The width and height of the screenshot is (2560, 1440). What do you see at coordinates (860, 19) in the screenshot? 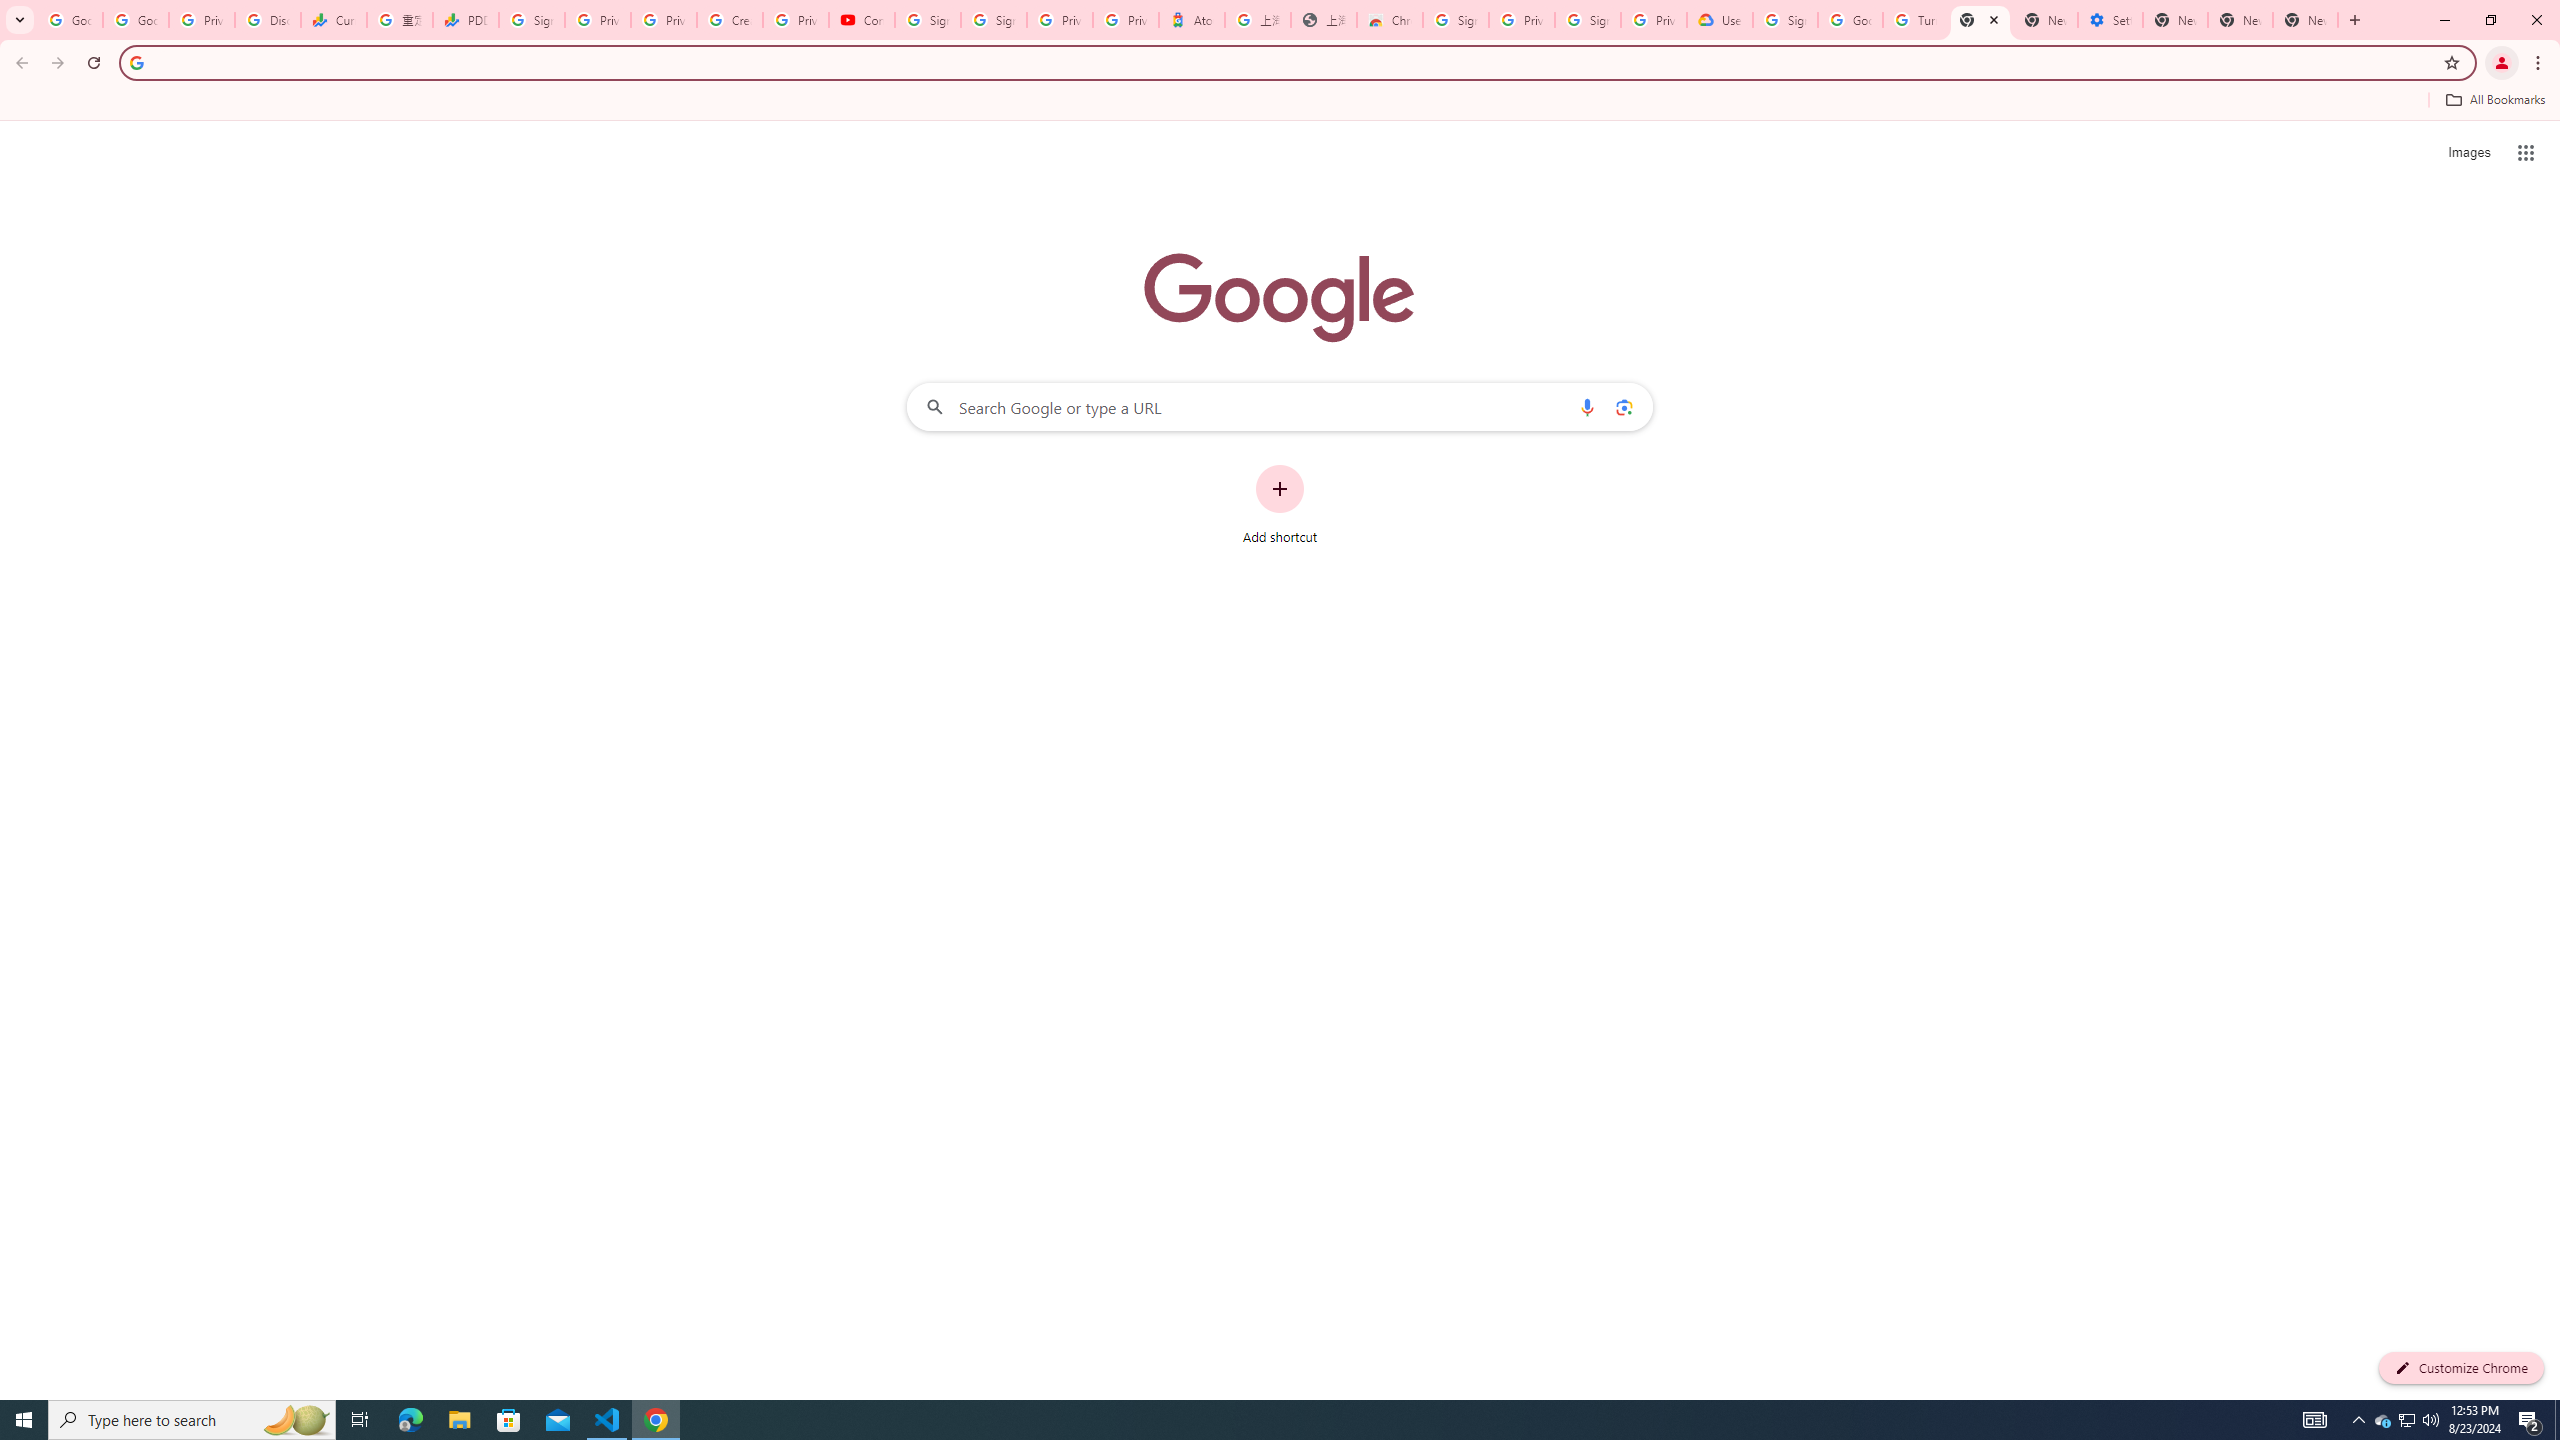
I see `'Content Creator Programs & Opportunities - YouTube Creators'` at bounding box center [860, 19].